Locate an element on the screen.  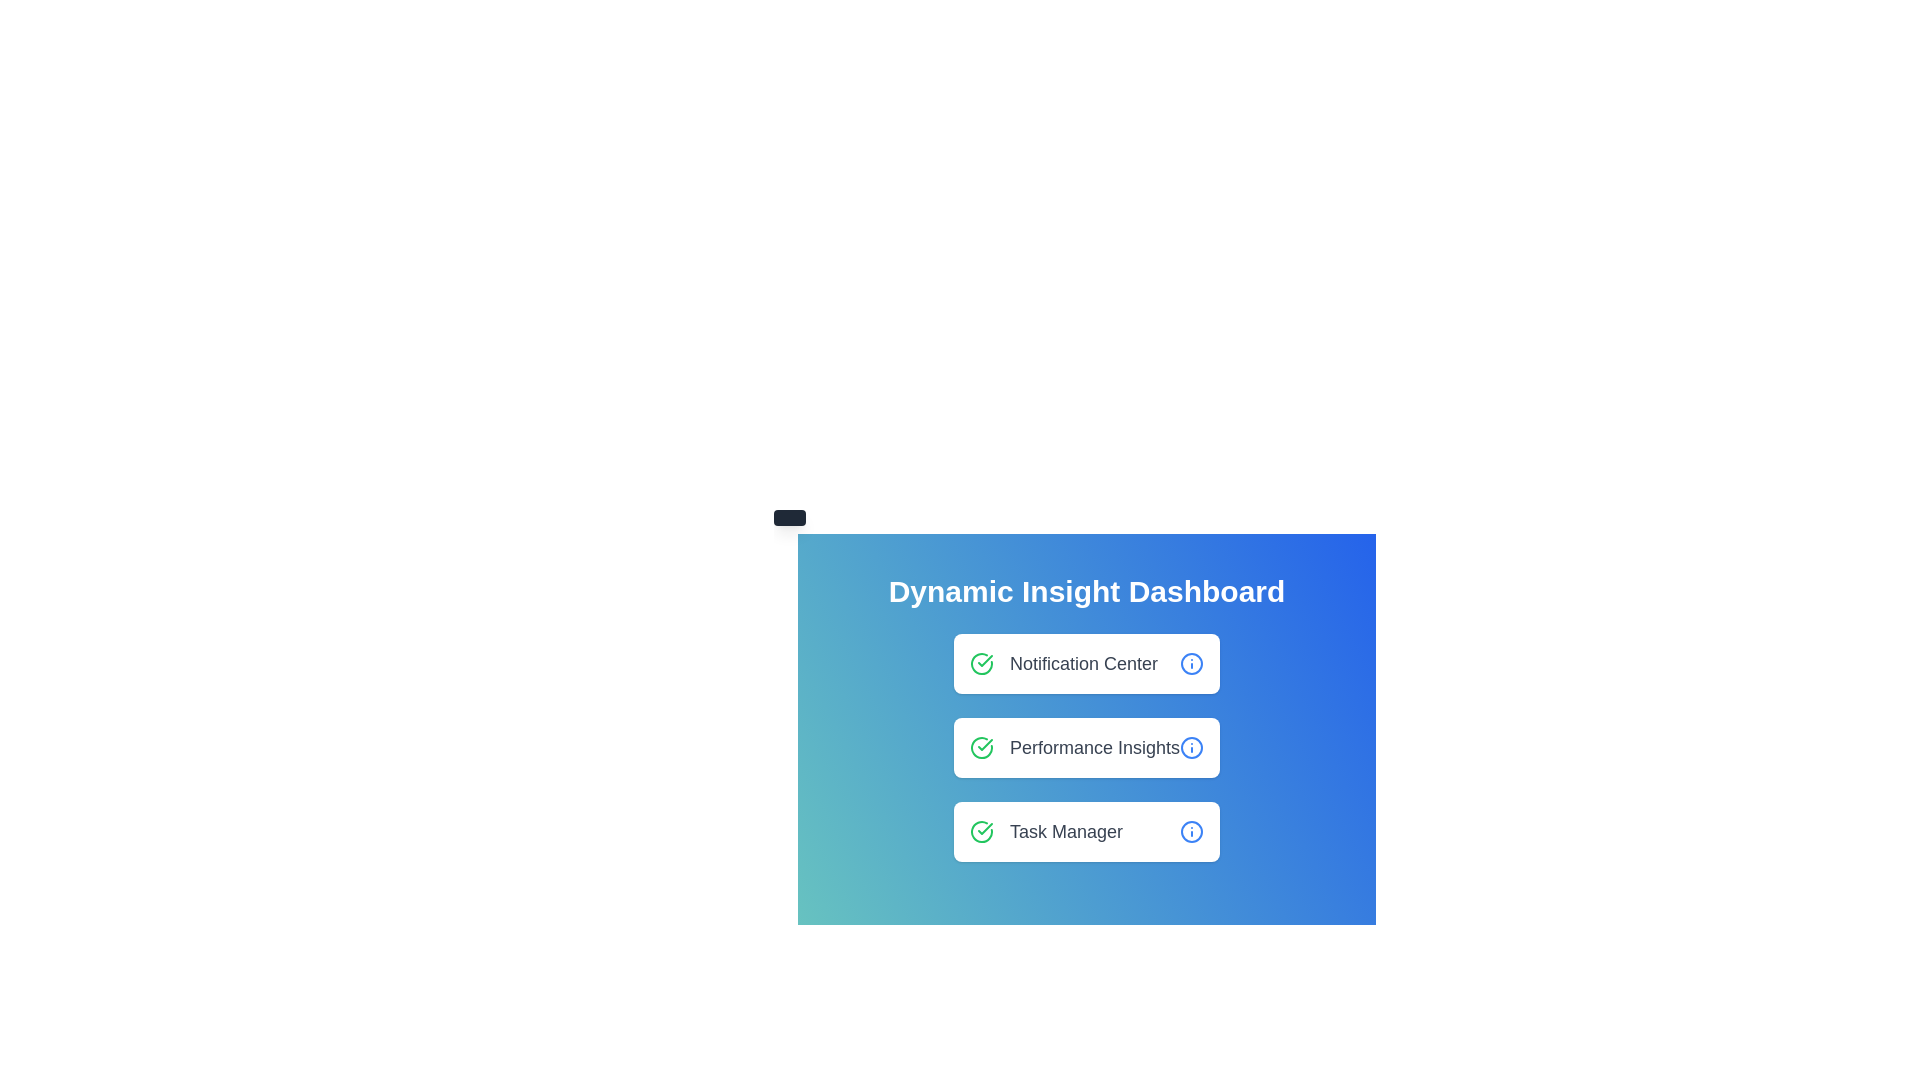
the 'Task Manager' label which features a green circle icon with a checkmark, indicating successful completion, located in a vertically stacked list of items is located at coordinates (1045, 832).